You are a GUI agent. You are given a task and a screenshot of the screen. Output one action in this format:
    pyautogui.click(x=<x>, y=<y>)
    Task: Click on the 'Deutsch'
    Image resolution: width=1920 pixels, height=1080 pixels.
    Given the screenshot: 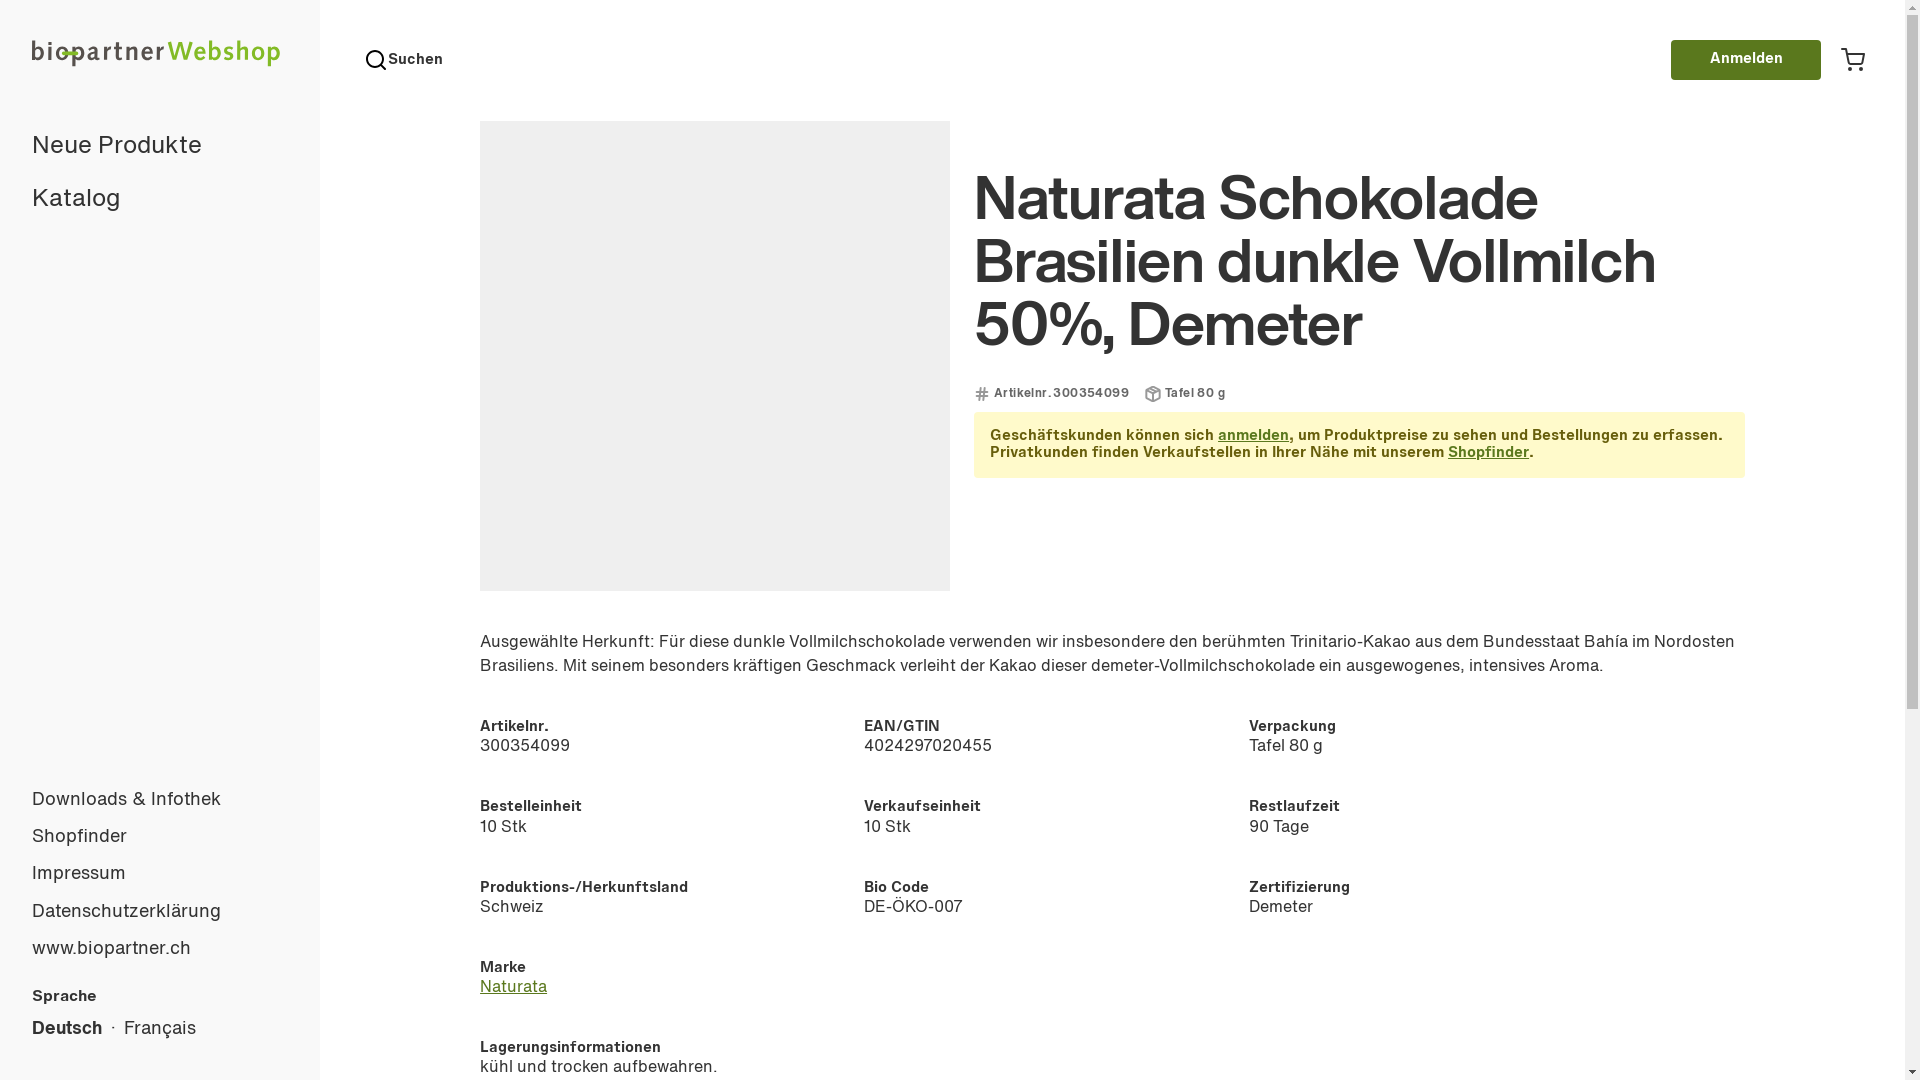 What is the action you would take?
    pyautogui.click(x=67, y=1029)
    